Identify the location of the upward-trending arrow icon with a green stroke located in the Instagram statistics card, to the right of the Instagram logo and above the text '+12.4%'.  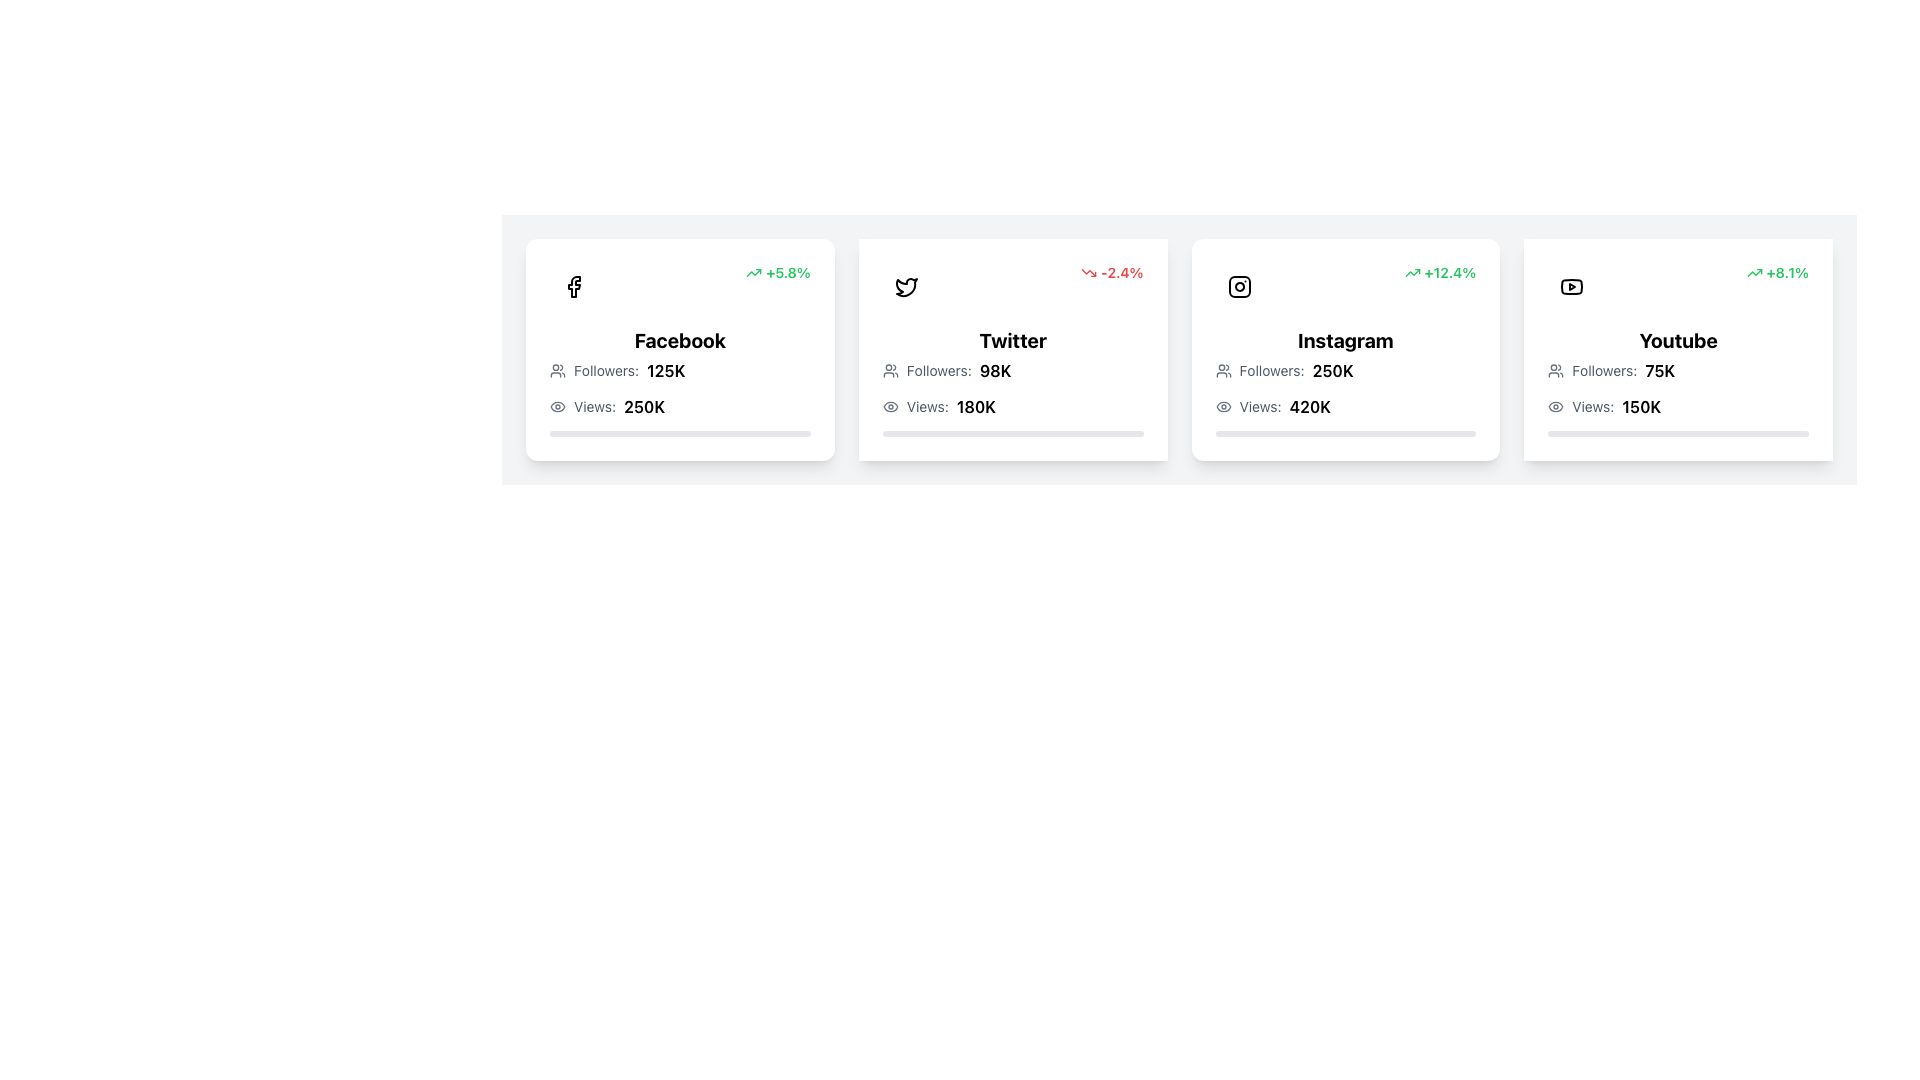
(1411, 273).